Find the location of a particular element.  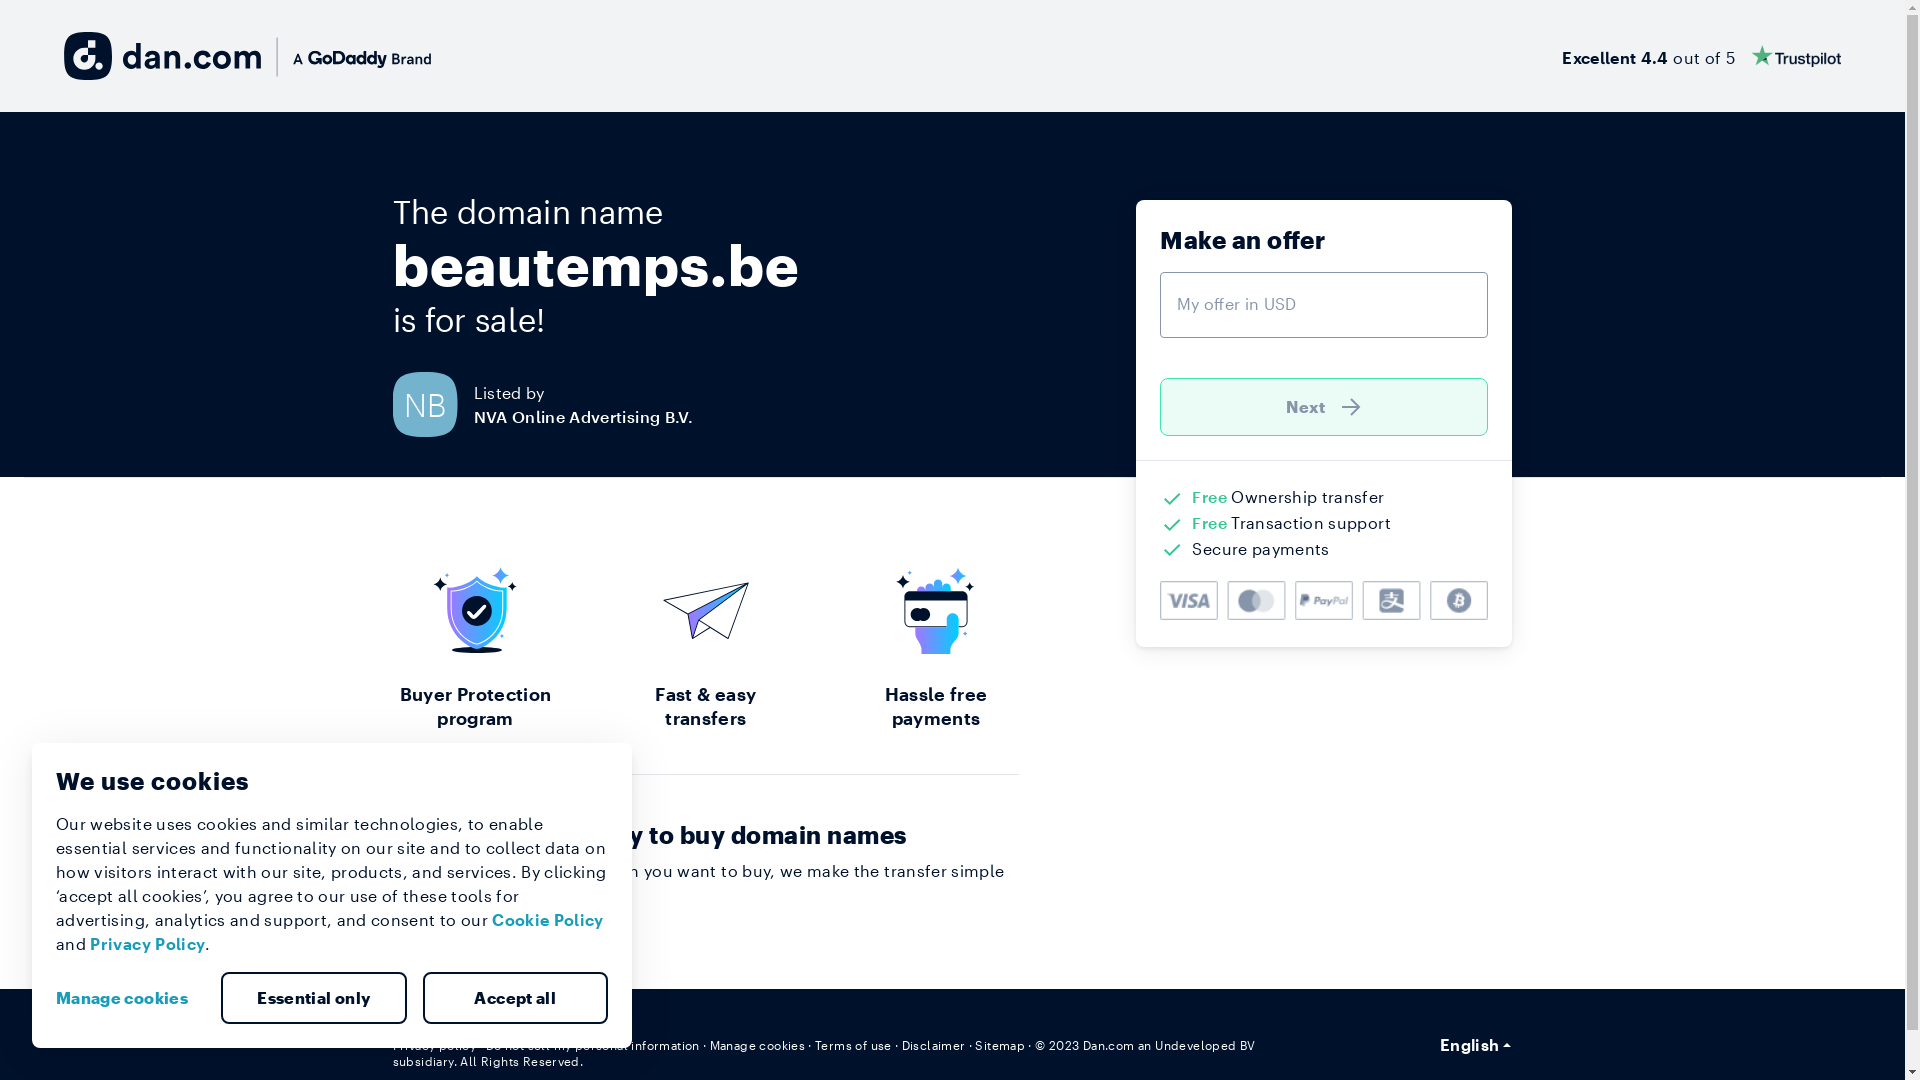

'Cookie Policy' is located at coordinates (547, 919).